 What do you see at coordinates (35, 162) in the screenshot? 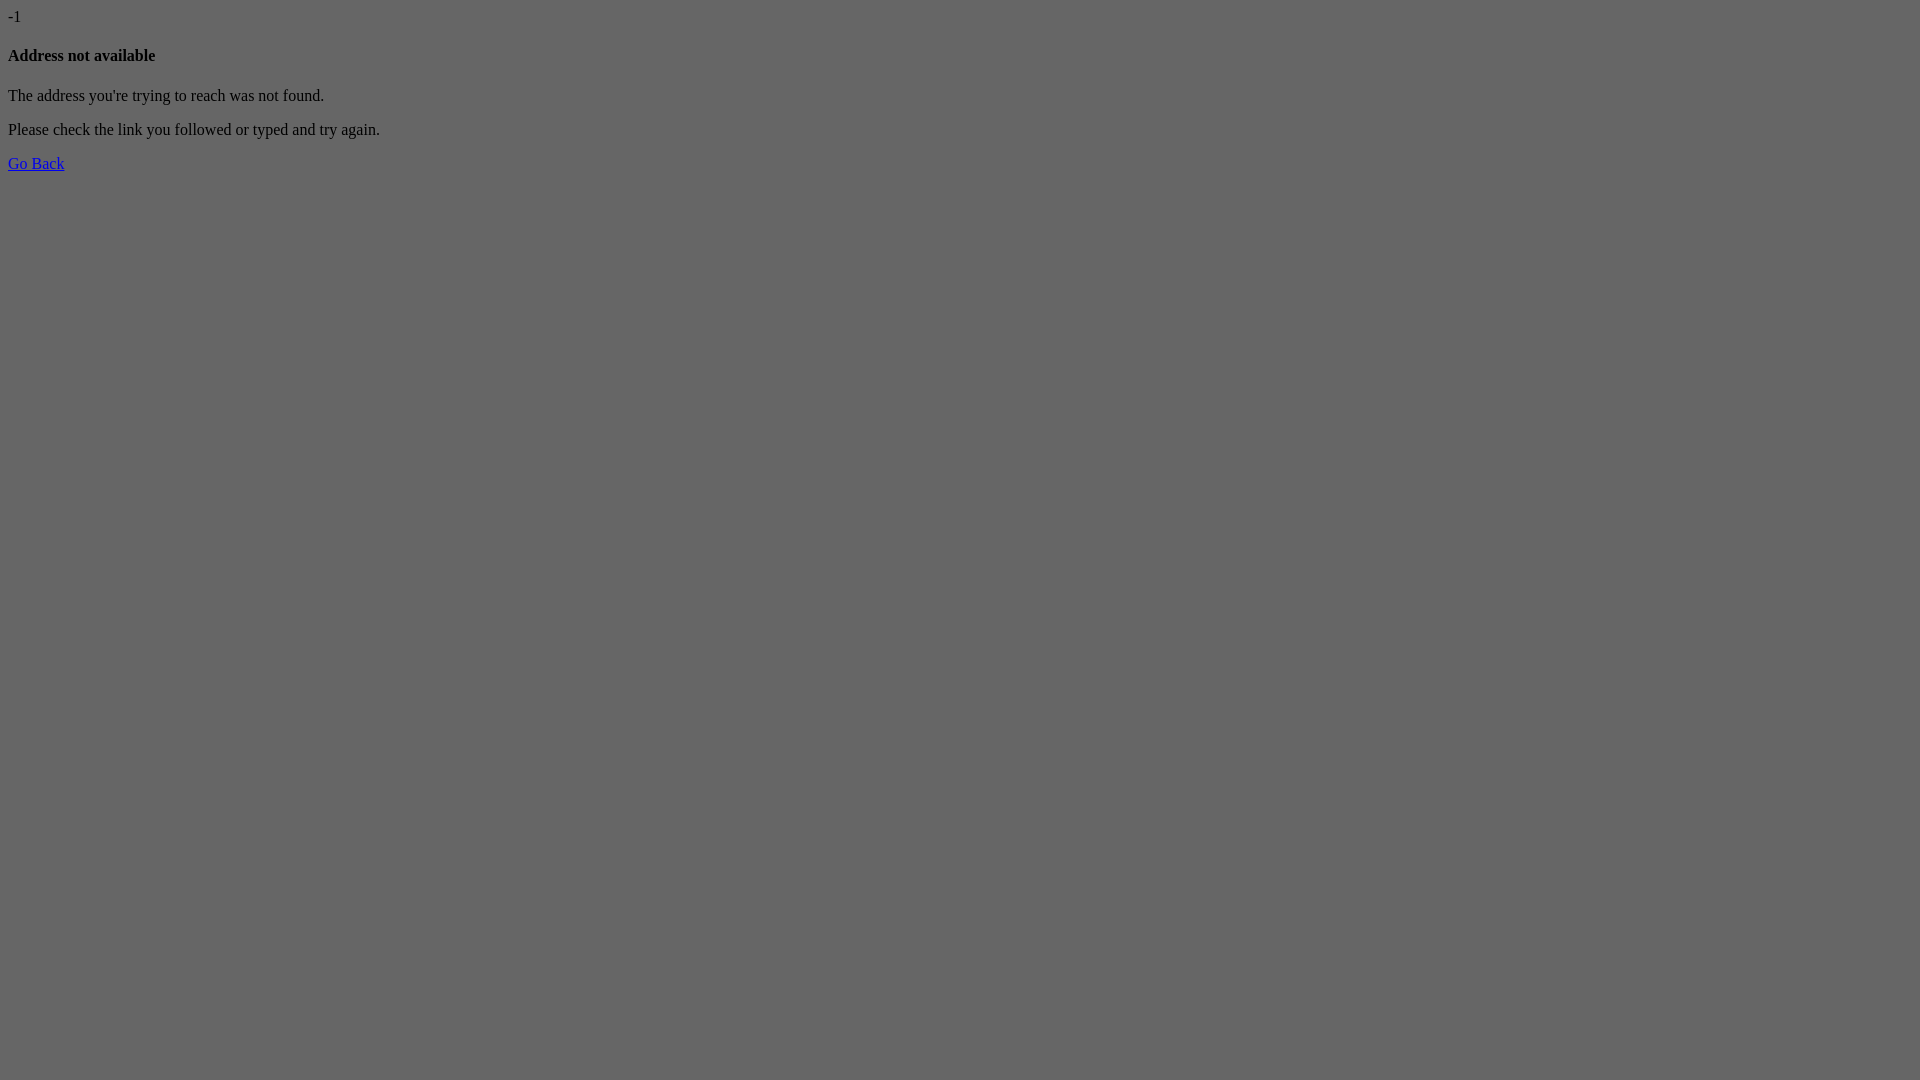
I see `'Go Back'` at bounding box center [35, 162].